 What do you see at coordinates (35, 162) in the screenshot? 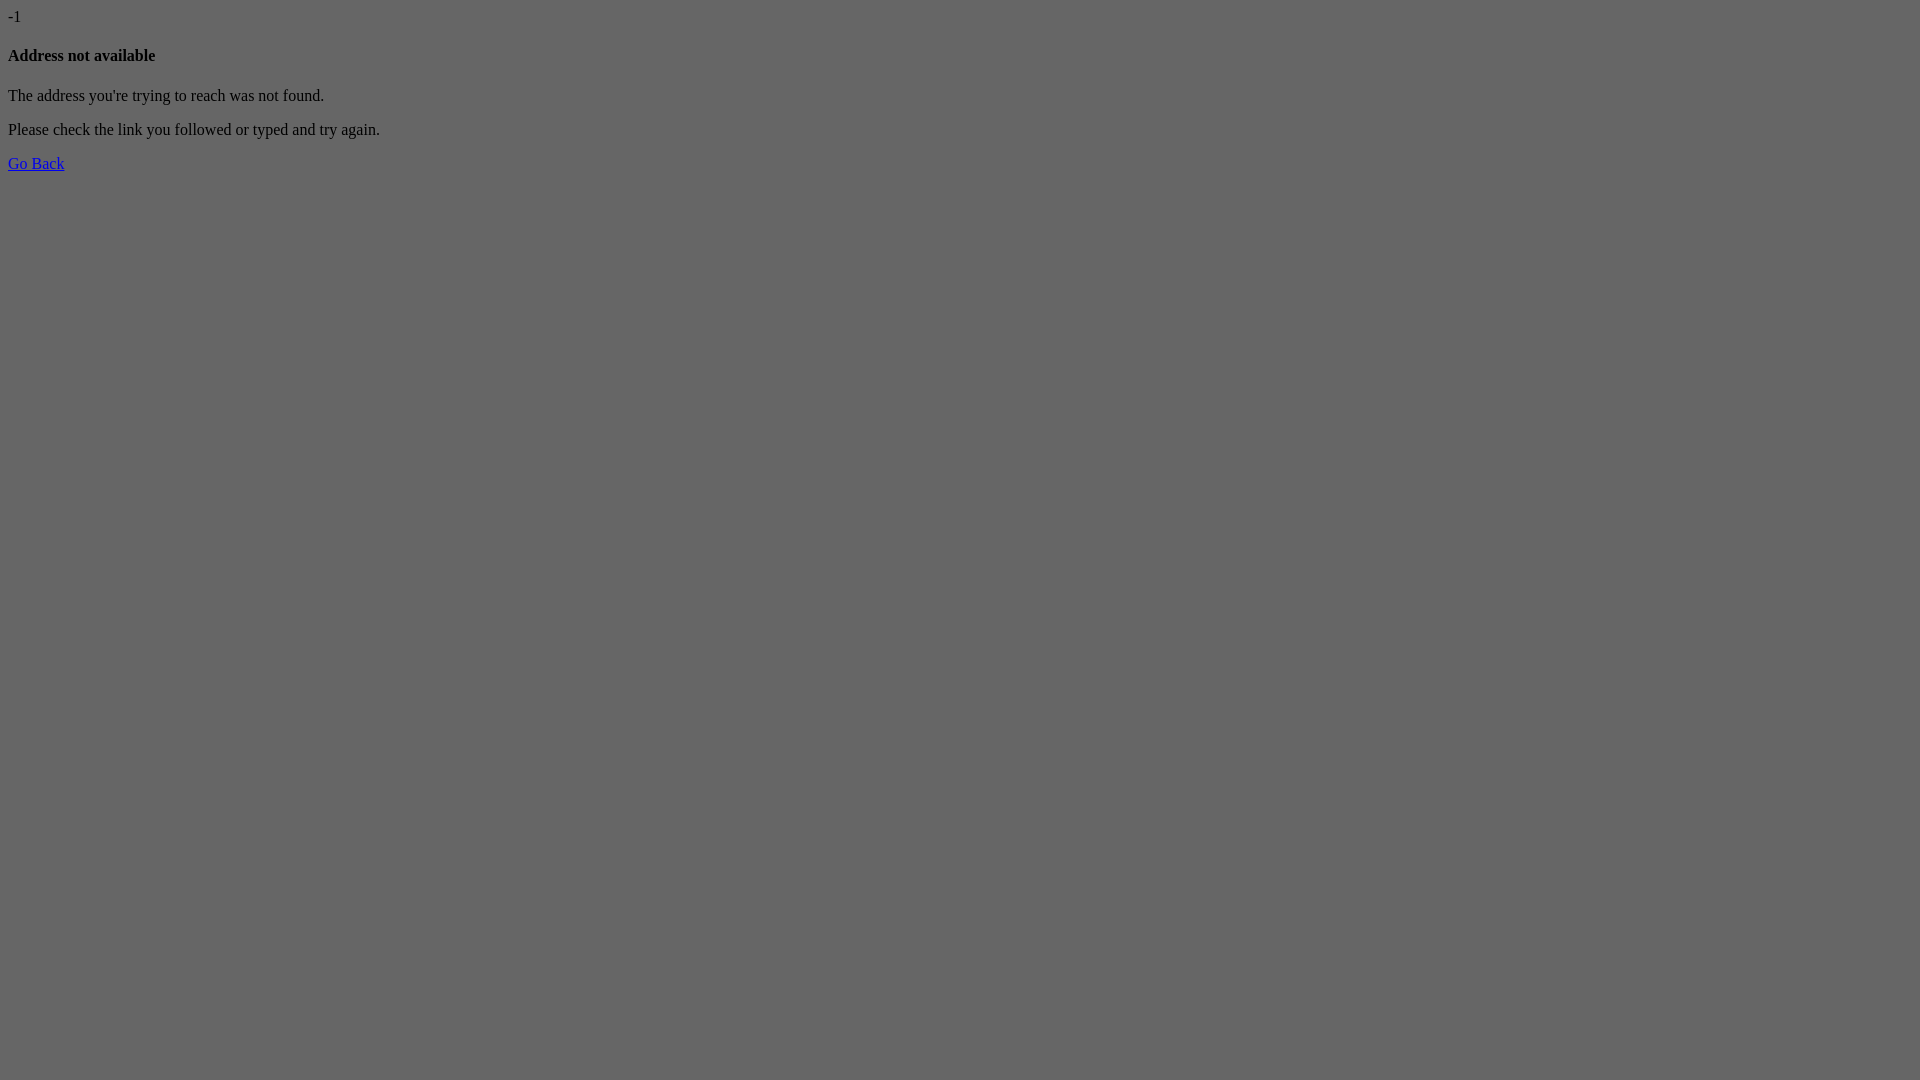
I see `'Go Back'` at bounding box center [35, 162].